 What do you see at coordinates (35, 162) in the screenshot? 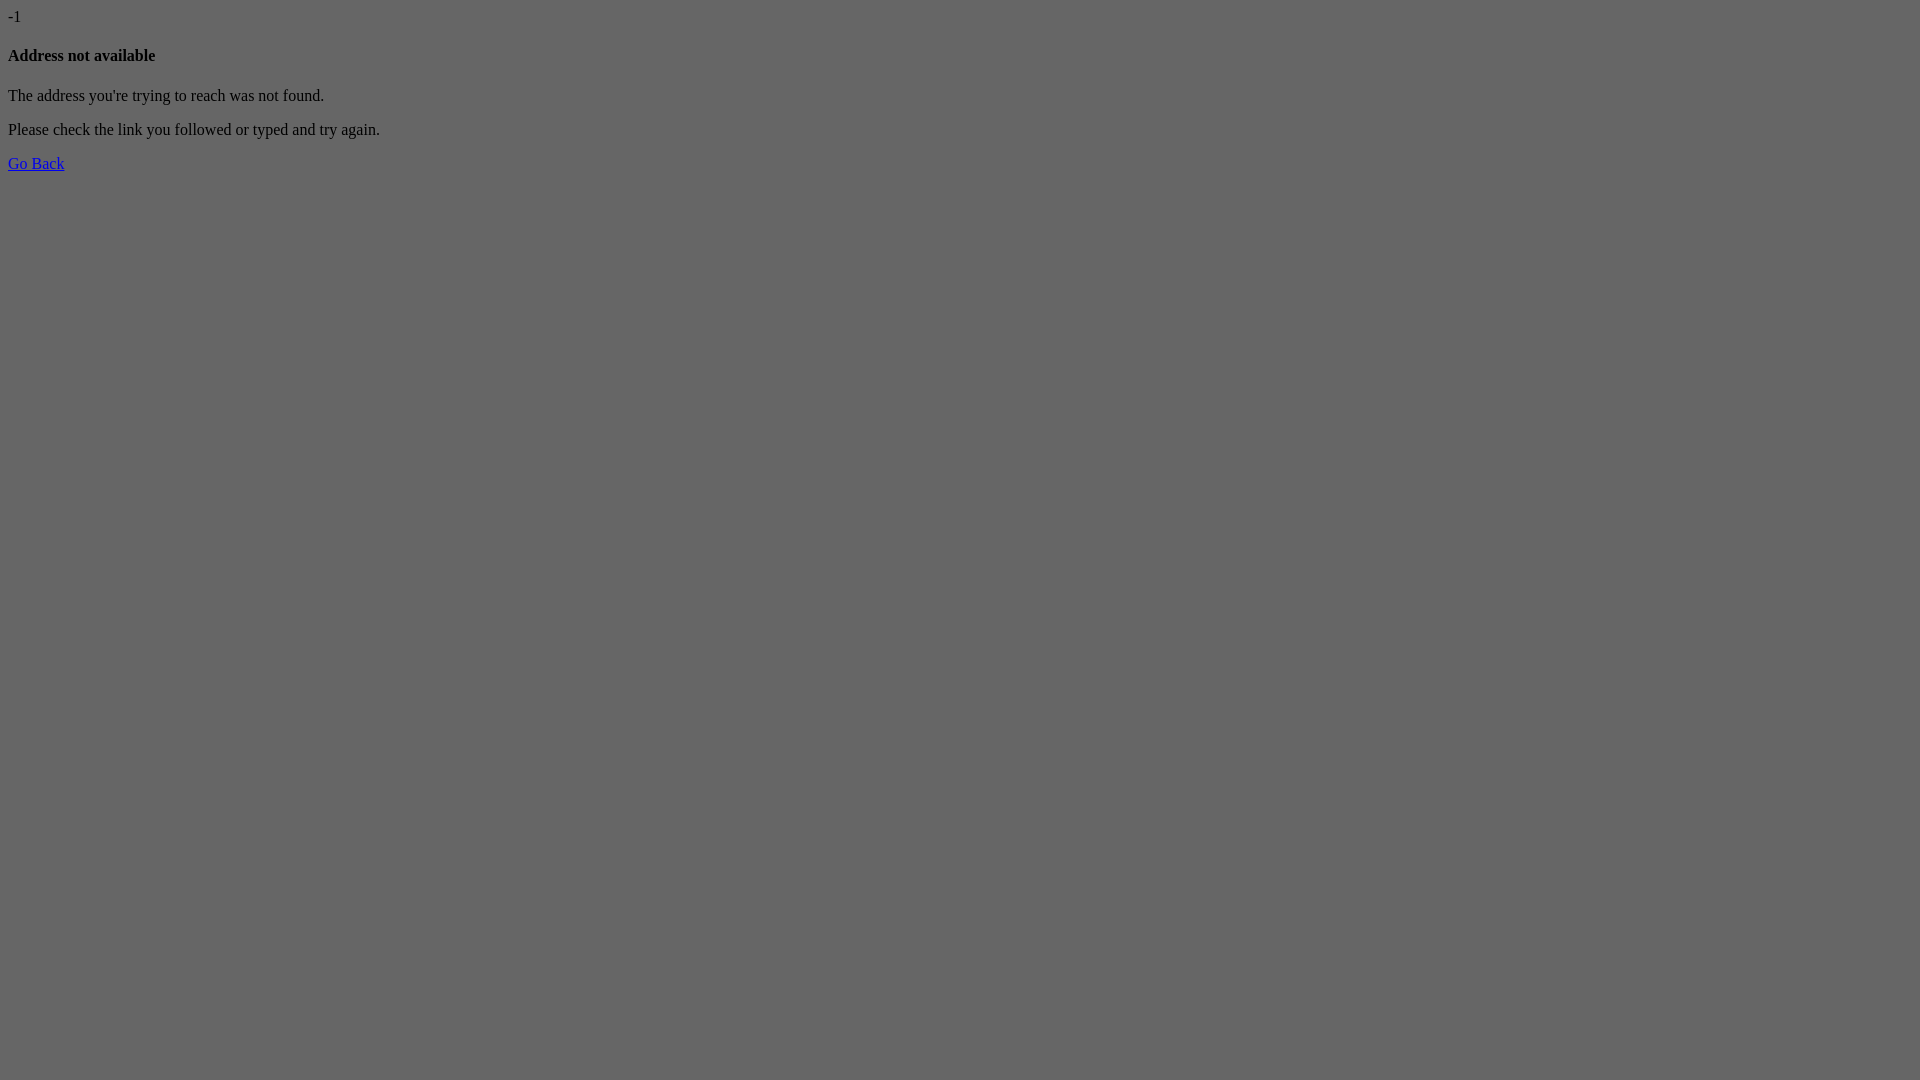
I see `'Go Back'` at bounding box center [35, 162].